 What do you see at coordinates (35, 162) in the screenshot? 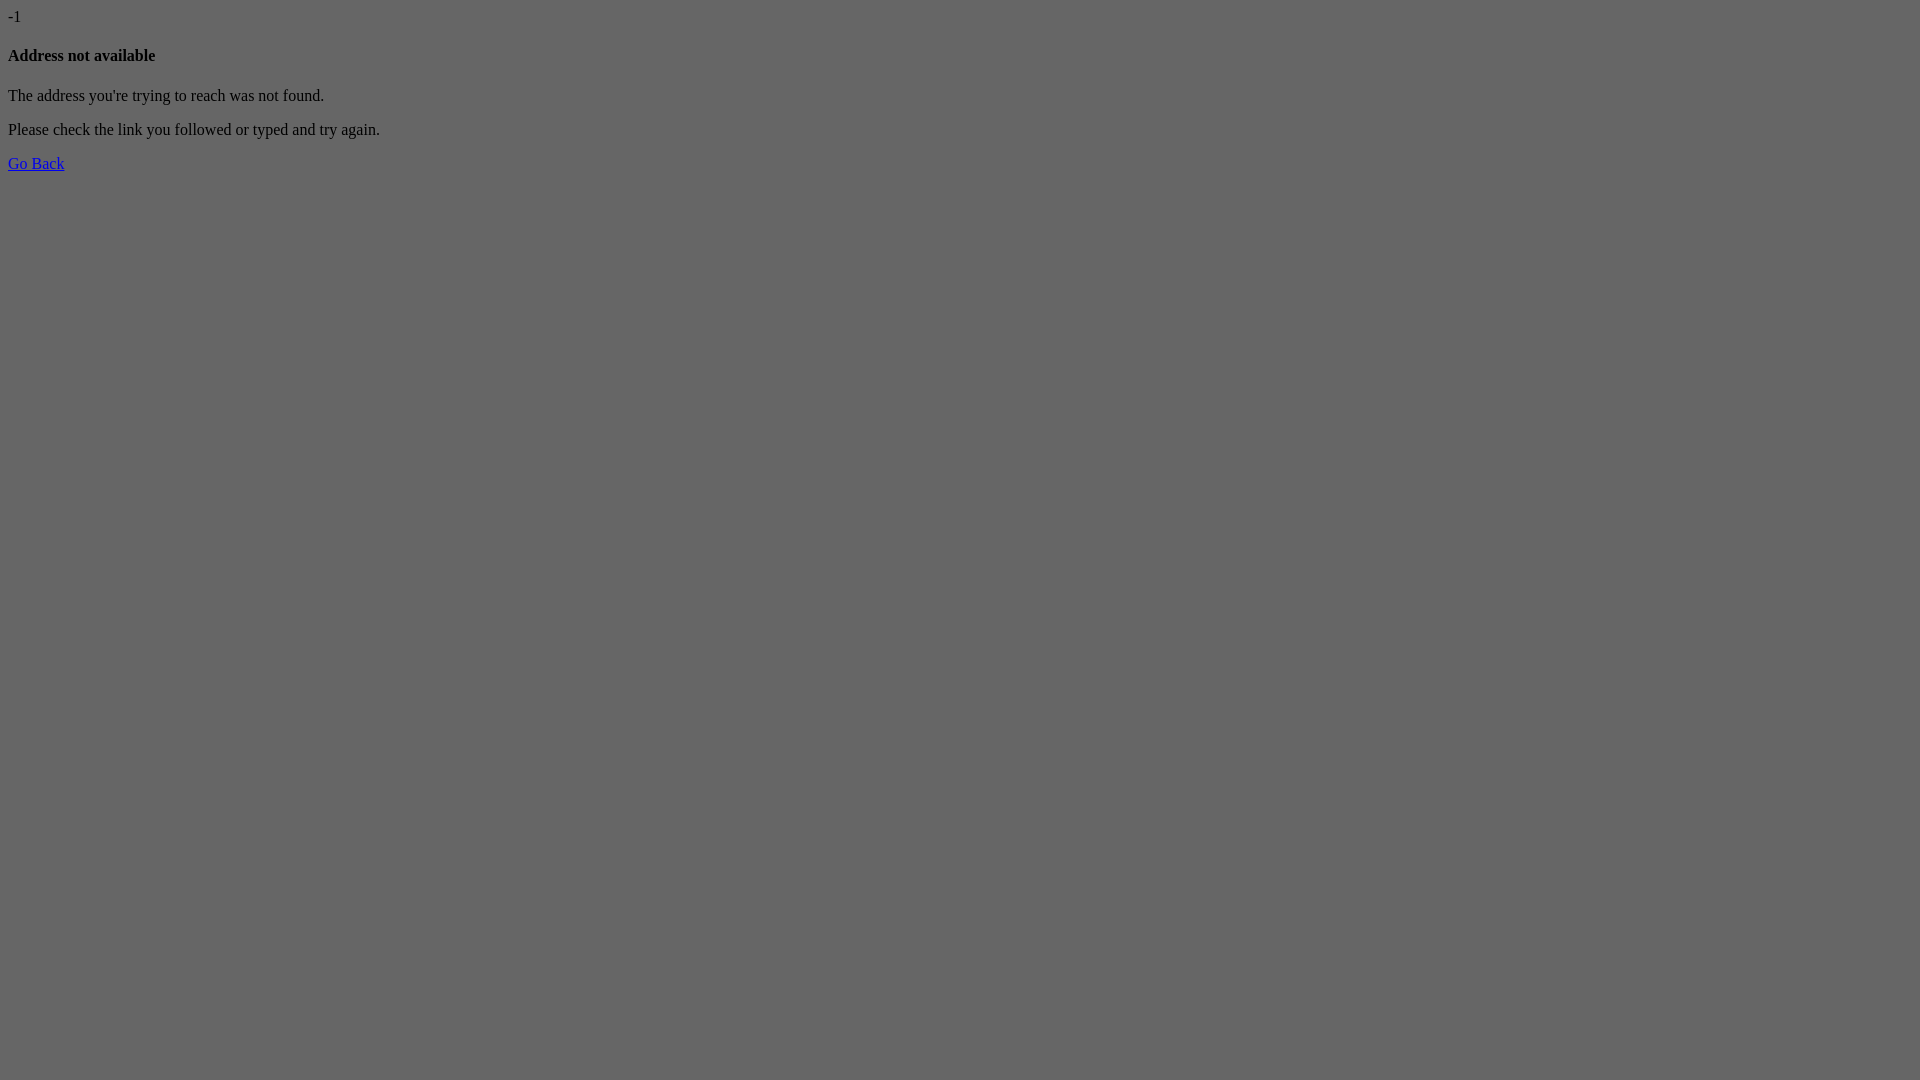
I see `'Go Back'` at bounding box center [35, 162].